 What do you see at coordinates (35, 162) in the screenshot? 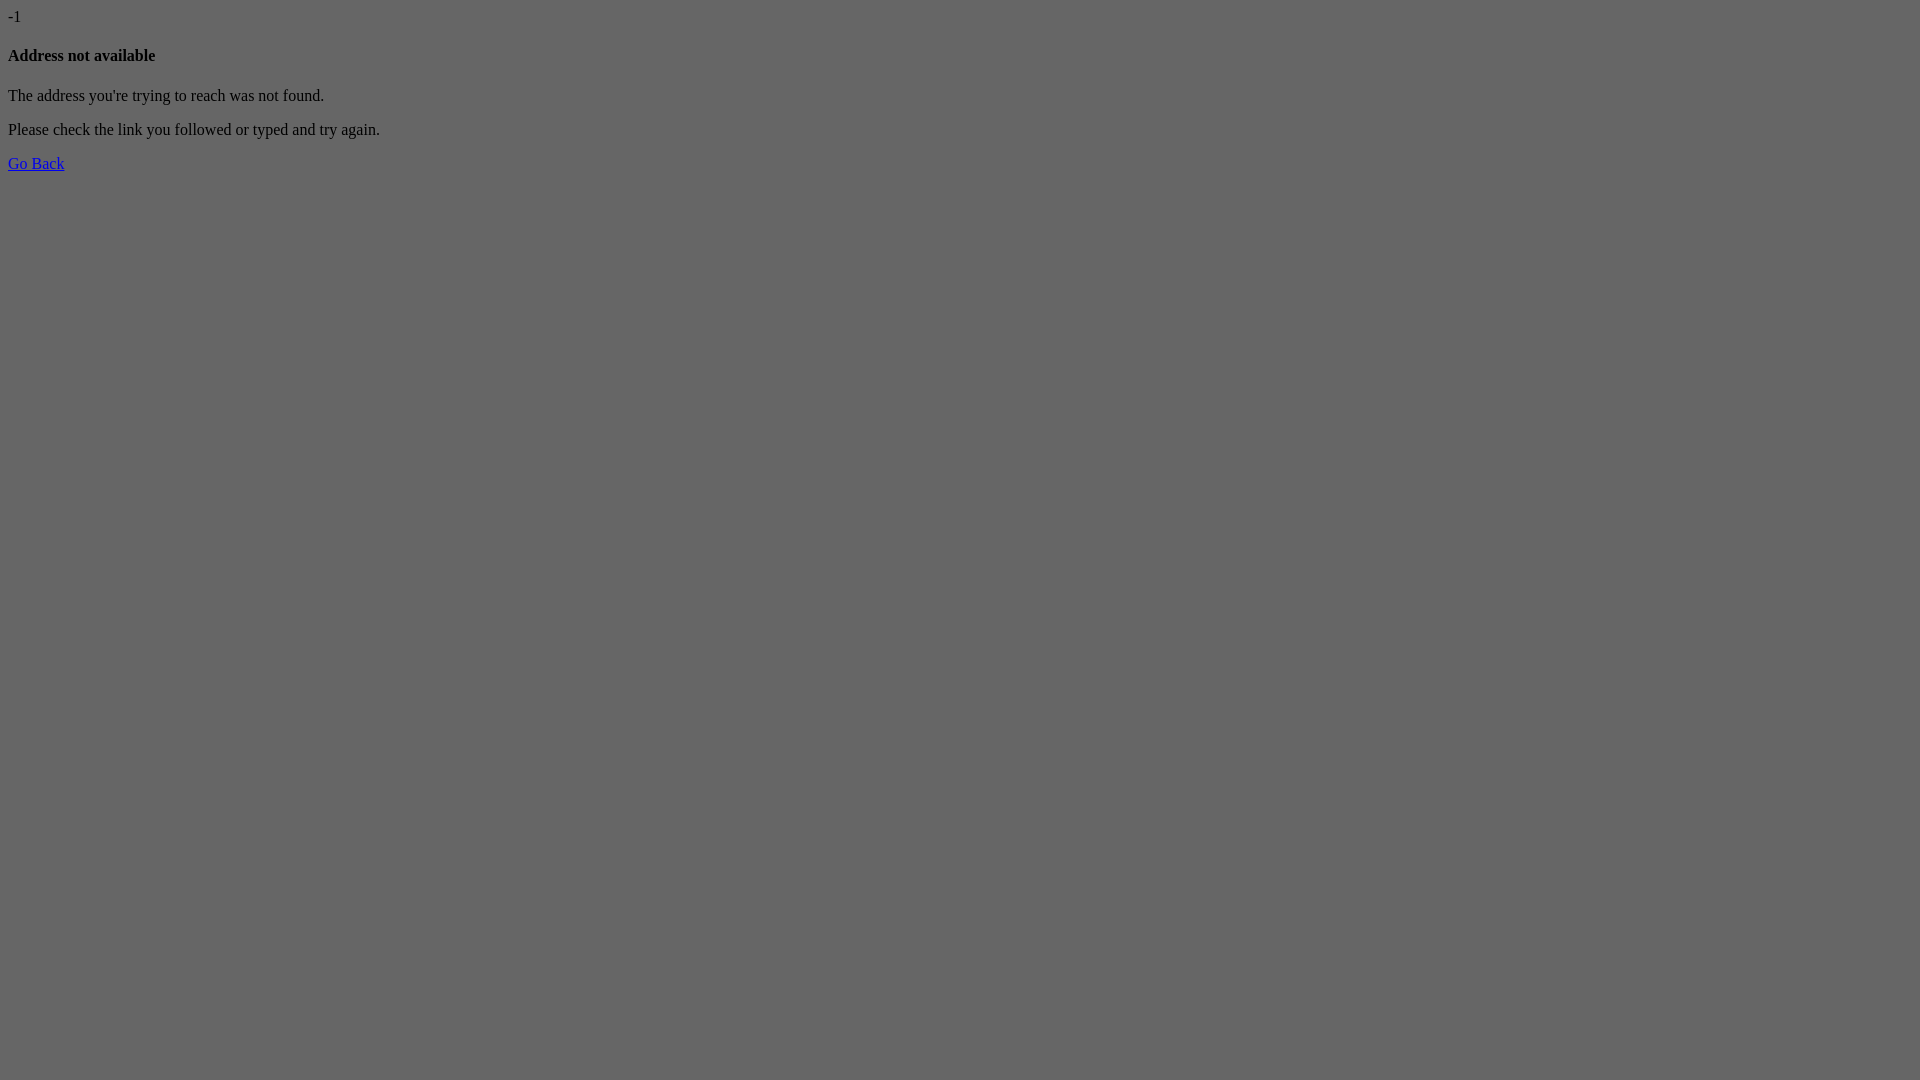
I see `'Go Back'` at bounding box center [35, 162].